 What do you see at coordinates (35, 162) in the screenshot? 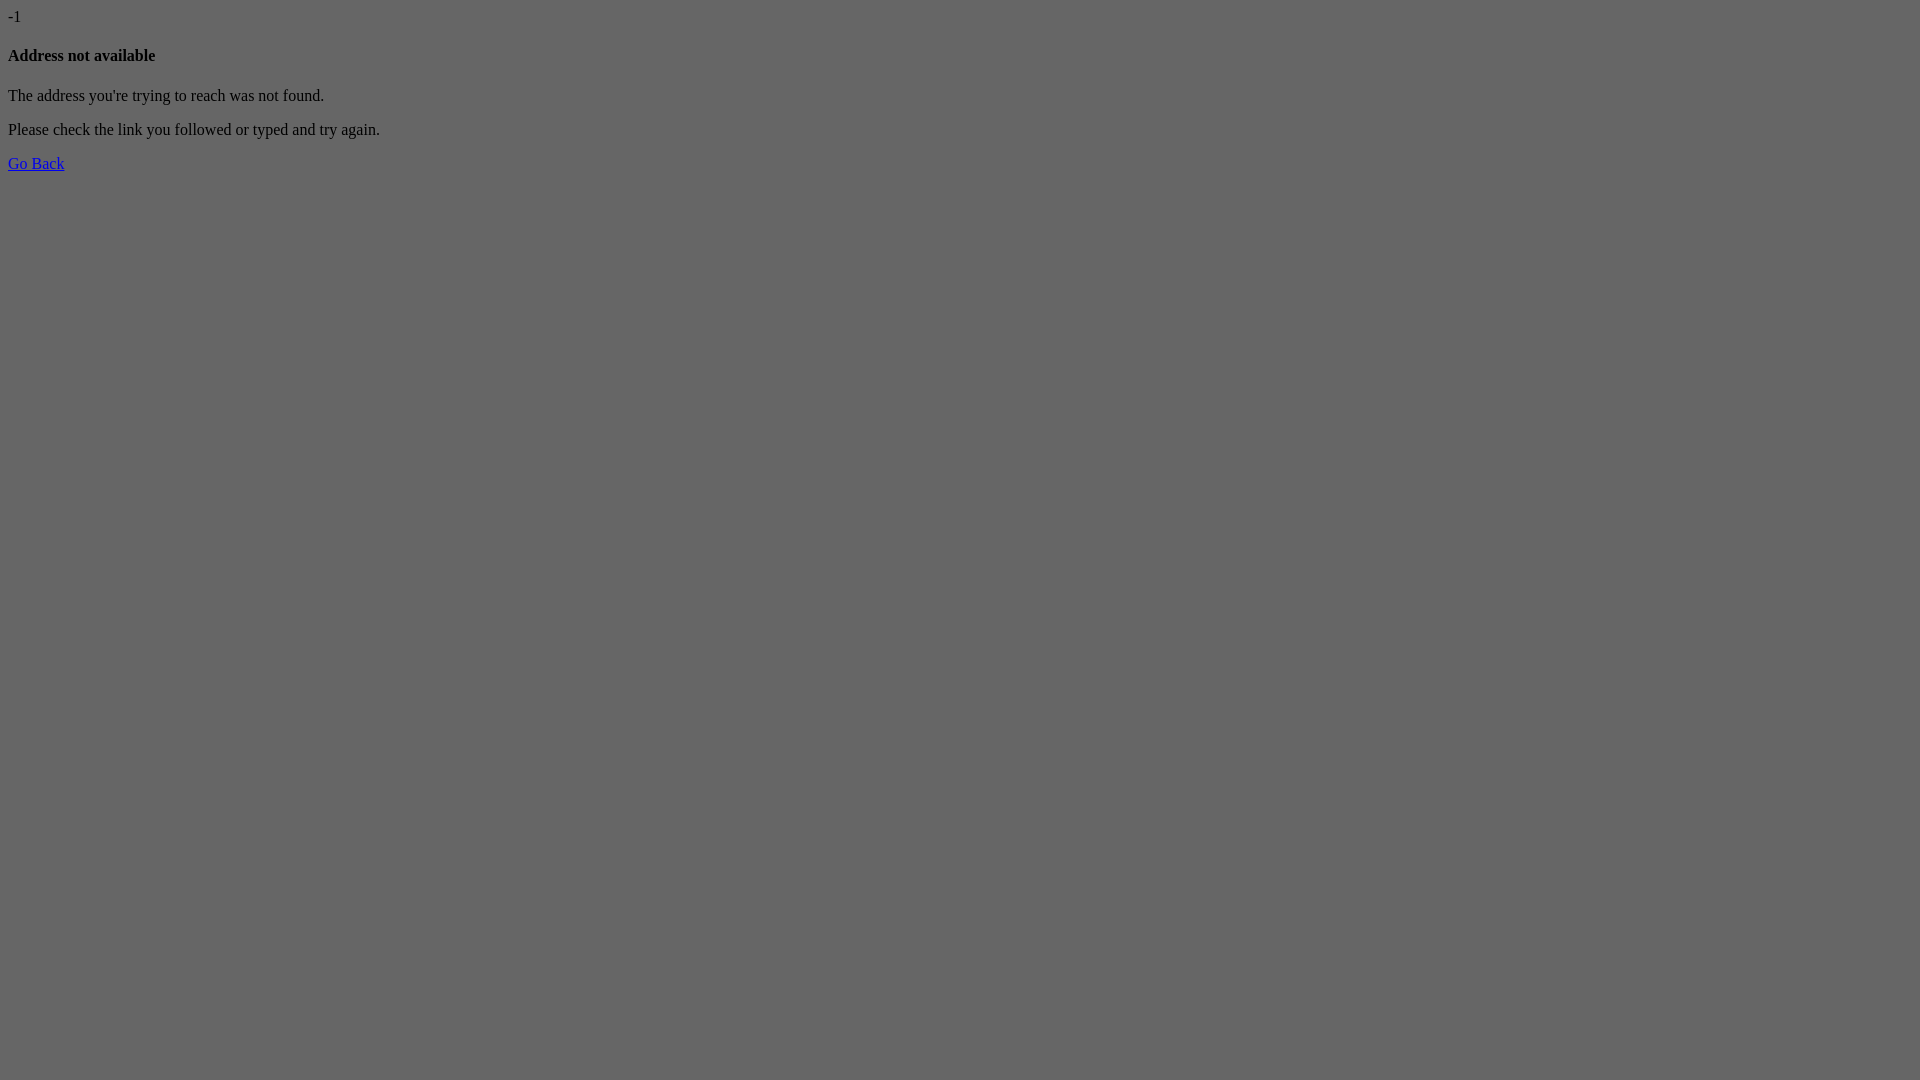
I see `'Go Back'` at bounding box center [35, 162].